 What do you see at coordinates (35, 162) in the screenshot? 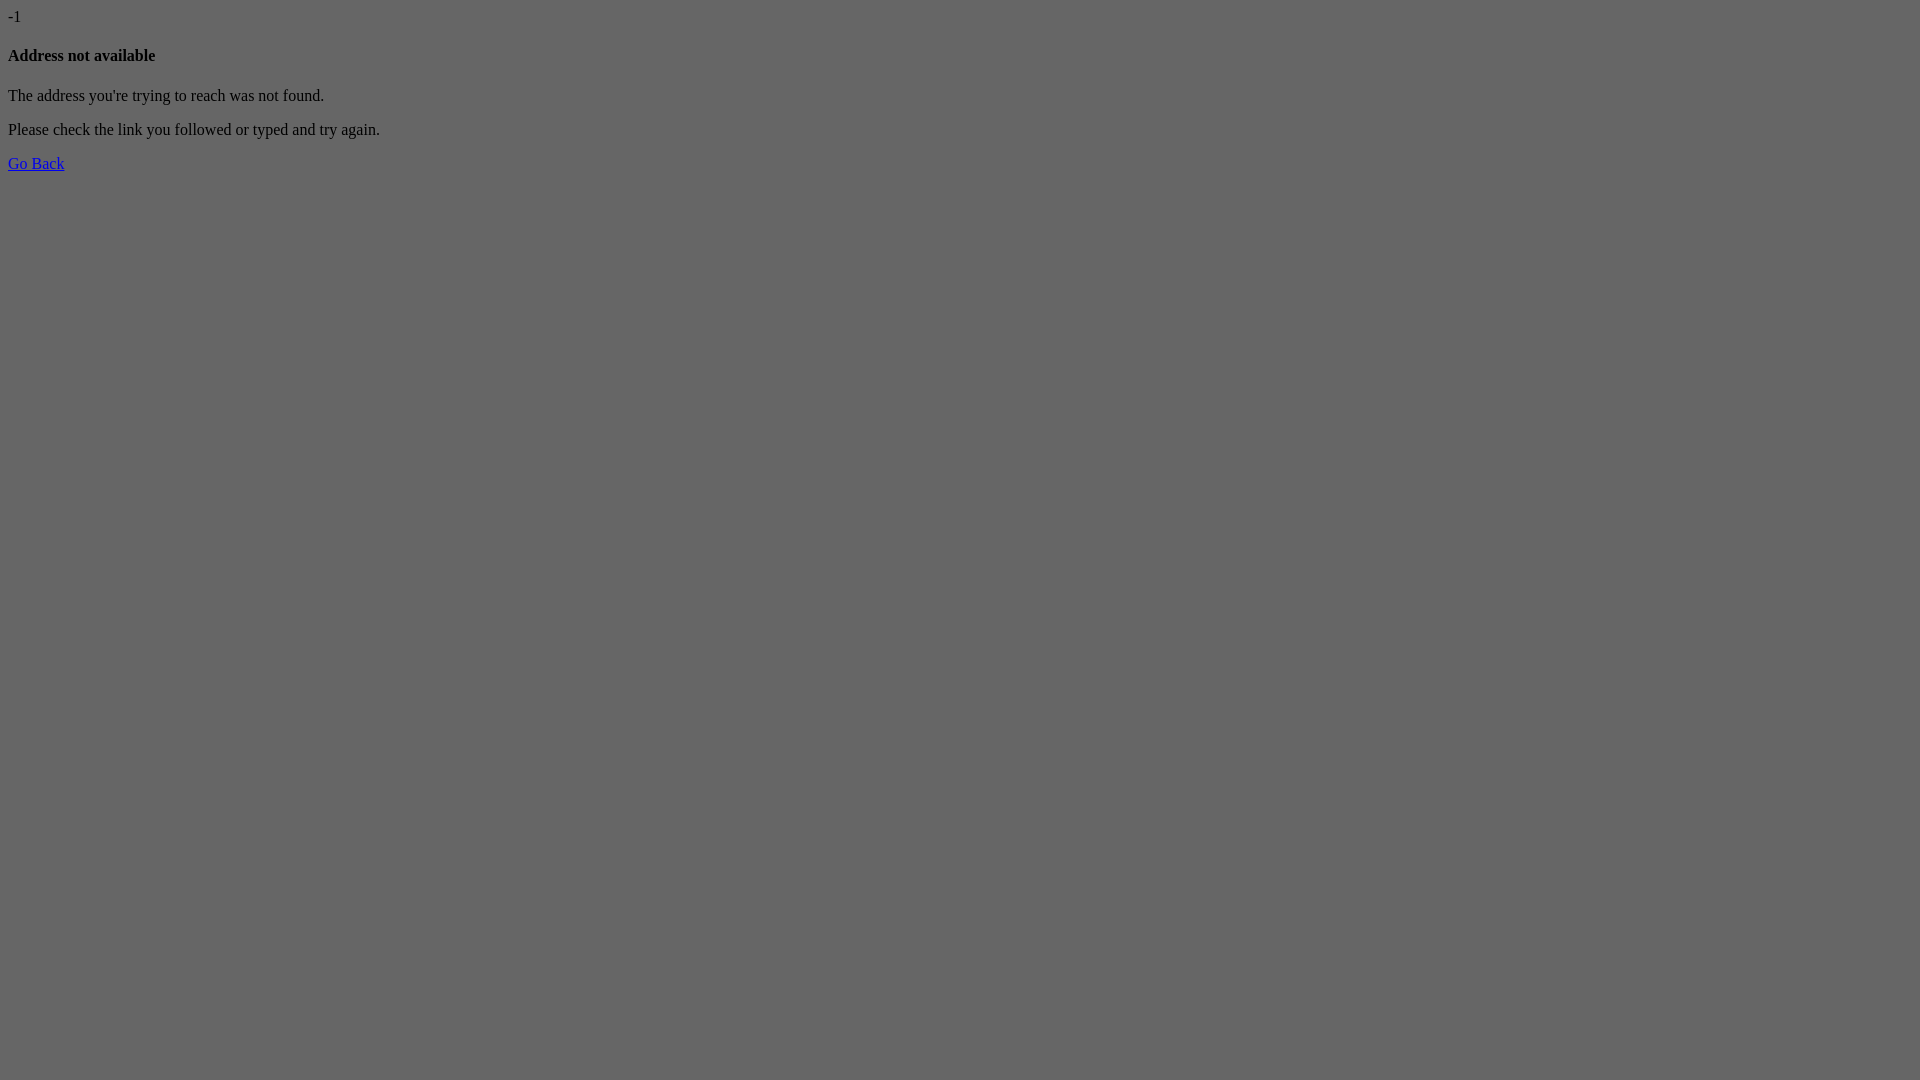
I see `'Go Back'` at bounding box center [35, 162].